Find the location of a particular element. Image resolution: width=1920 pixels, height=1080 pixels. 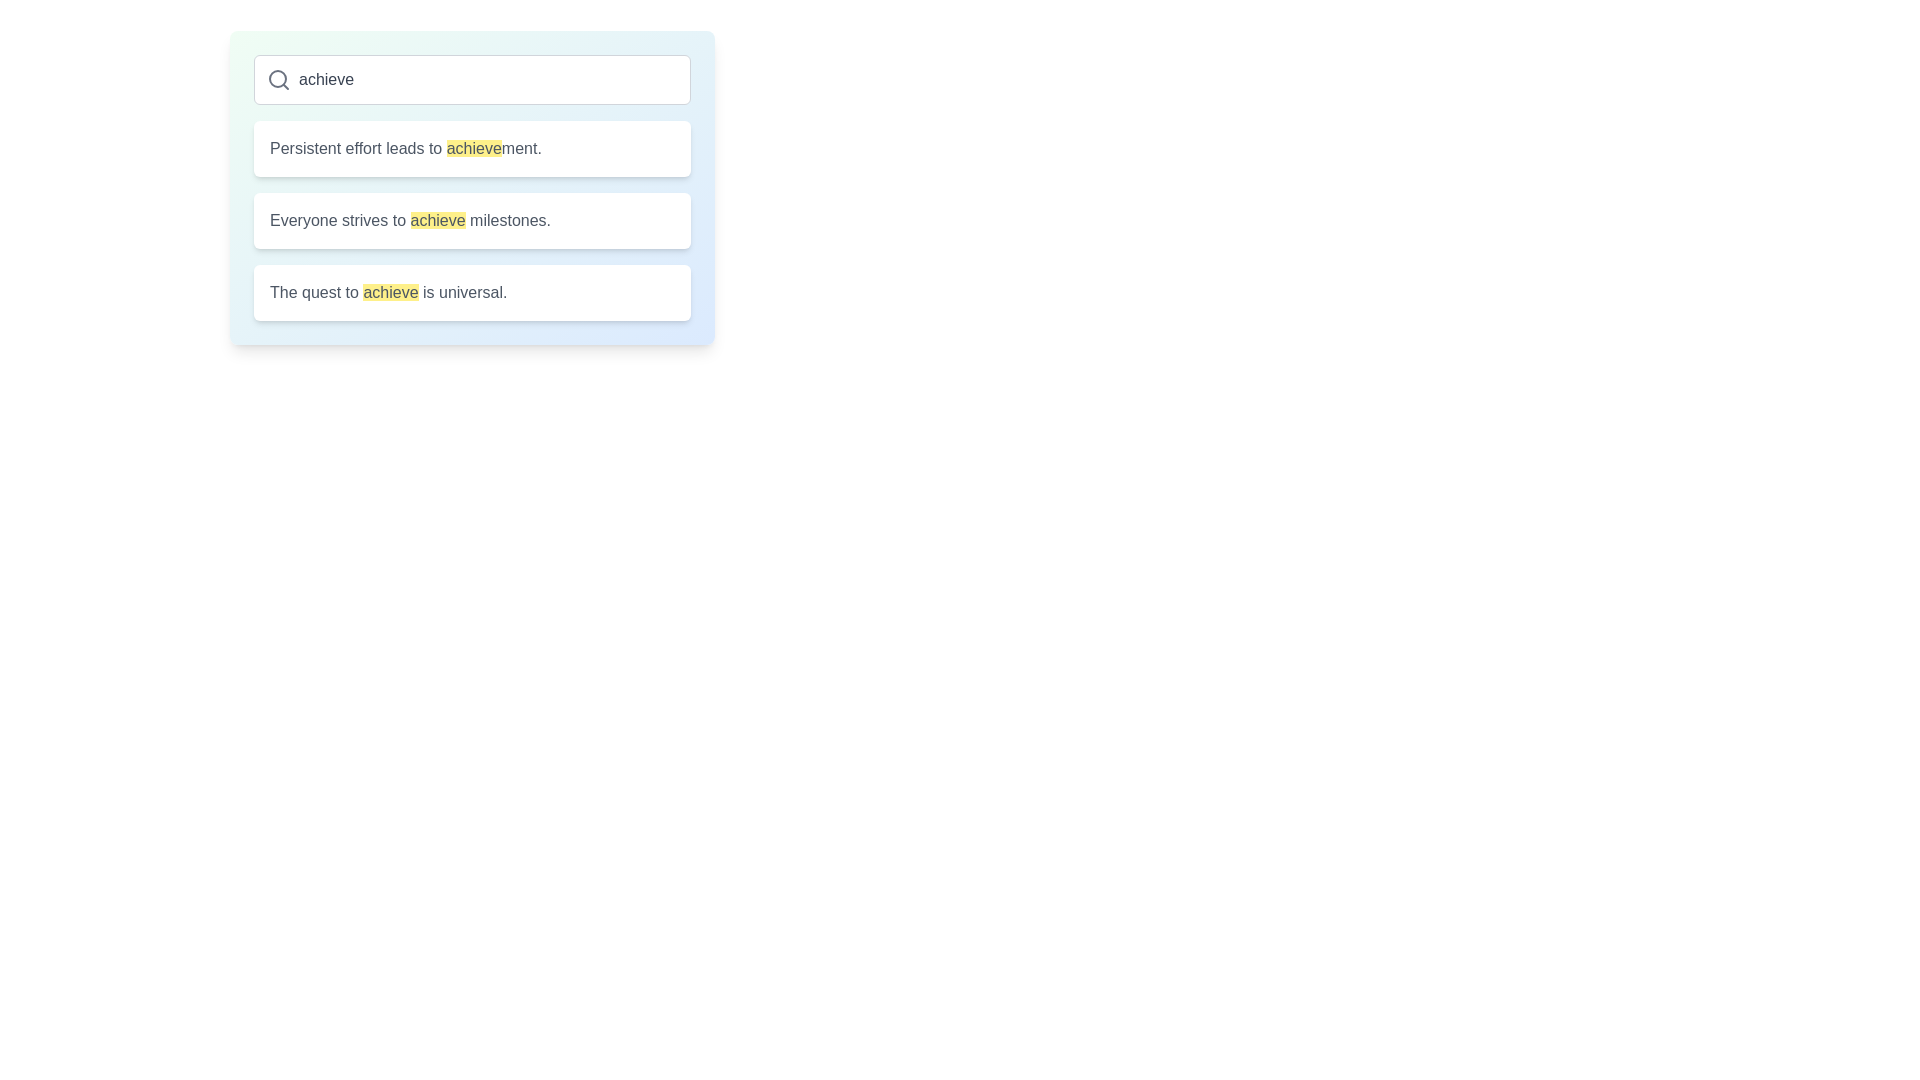

the second text block in the list of search results located below the search bar is located at coordinates (471, 220).